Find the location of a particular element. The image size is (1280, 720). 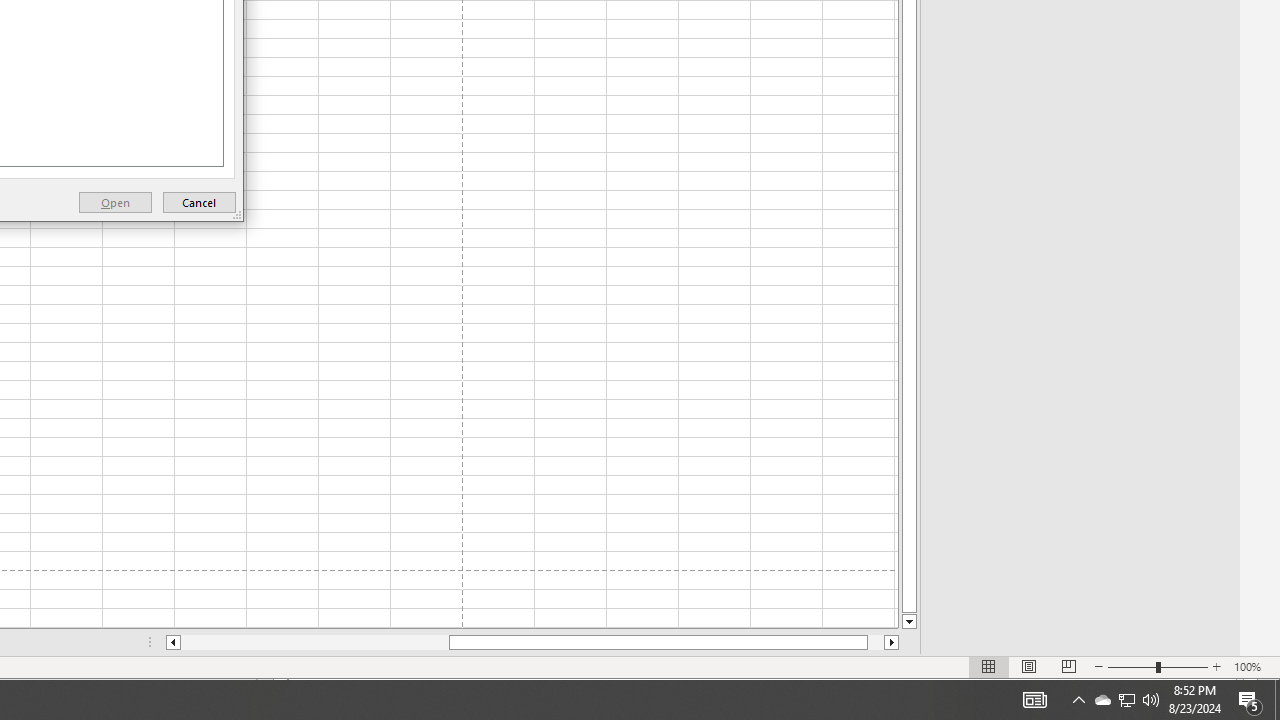

'AutomationID: 4105' is located at coordinates (1034, 698).